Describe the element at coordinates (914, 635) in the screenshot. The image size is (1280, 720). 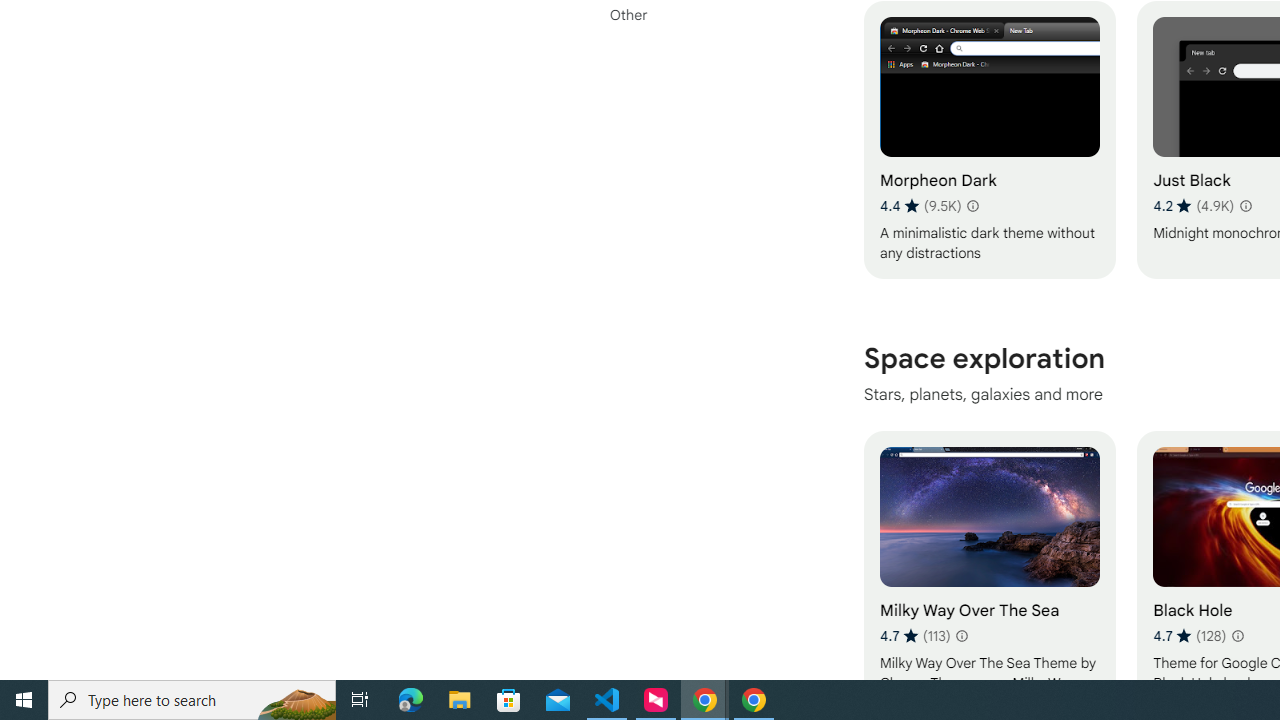
I see `'Average rating 4.7 out of 5 stars. 113 ratings.'` at that location.